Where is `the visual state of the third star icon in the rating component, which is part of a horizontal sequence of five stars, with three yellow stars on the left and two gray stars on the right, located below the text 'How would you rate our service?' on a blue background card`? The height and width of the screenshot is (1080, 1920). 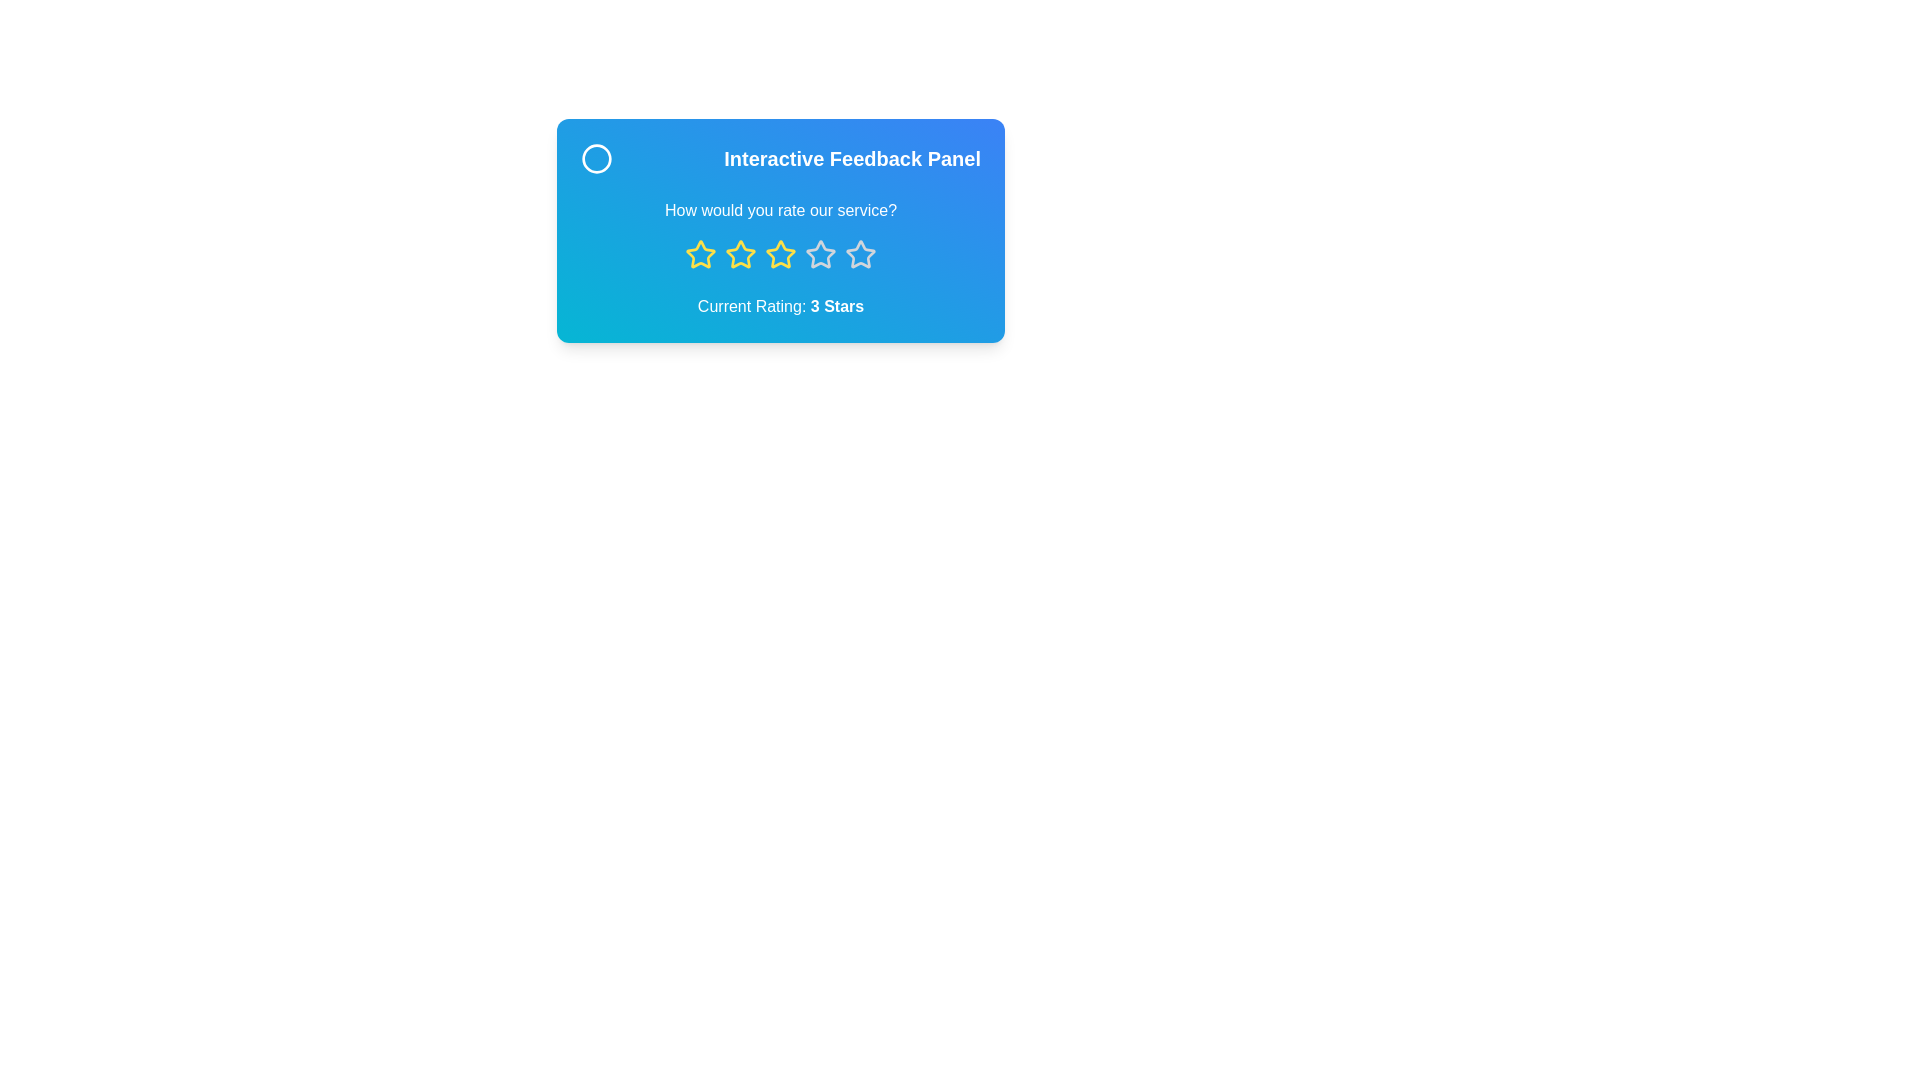 the visual state of the third star icon in the rating component, which is part of a horizontal sequence of five stars, with three yellow stars on the left and two gray stars on the right, located below the text 'How would you rate our service?' on a blue background card is located at coordinates (780, 253).